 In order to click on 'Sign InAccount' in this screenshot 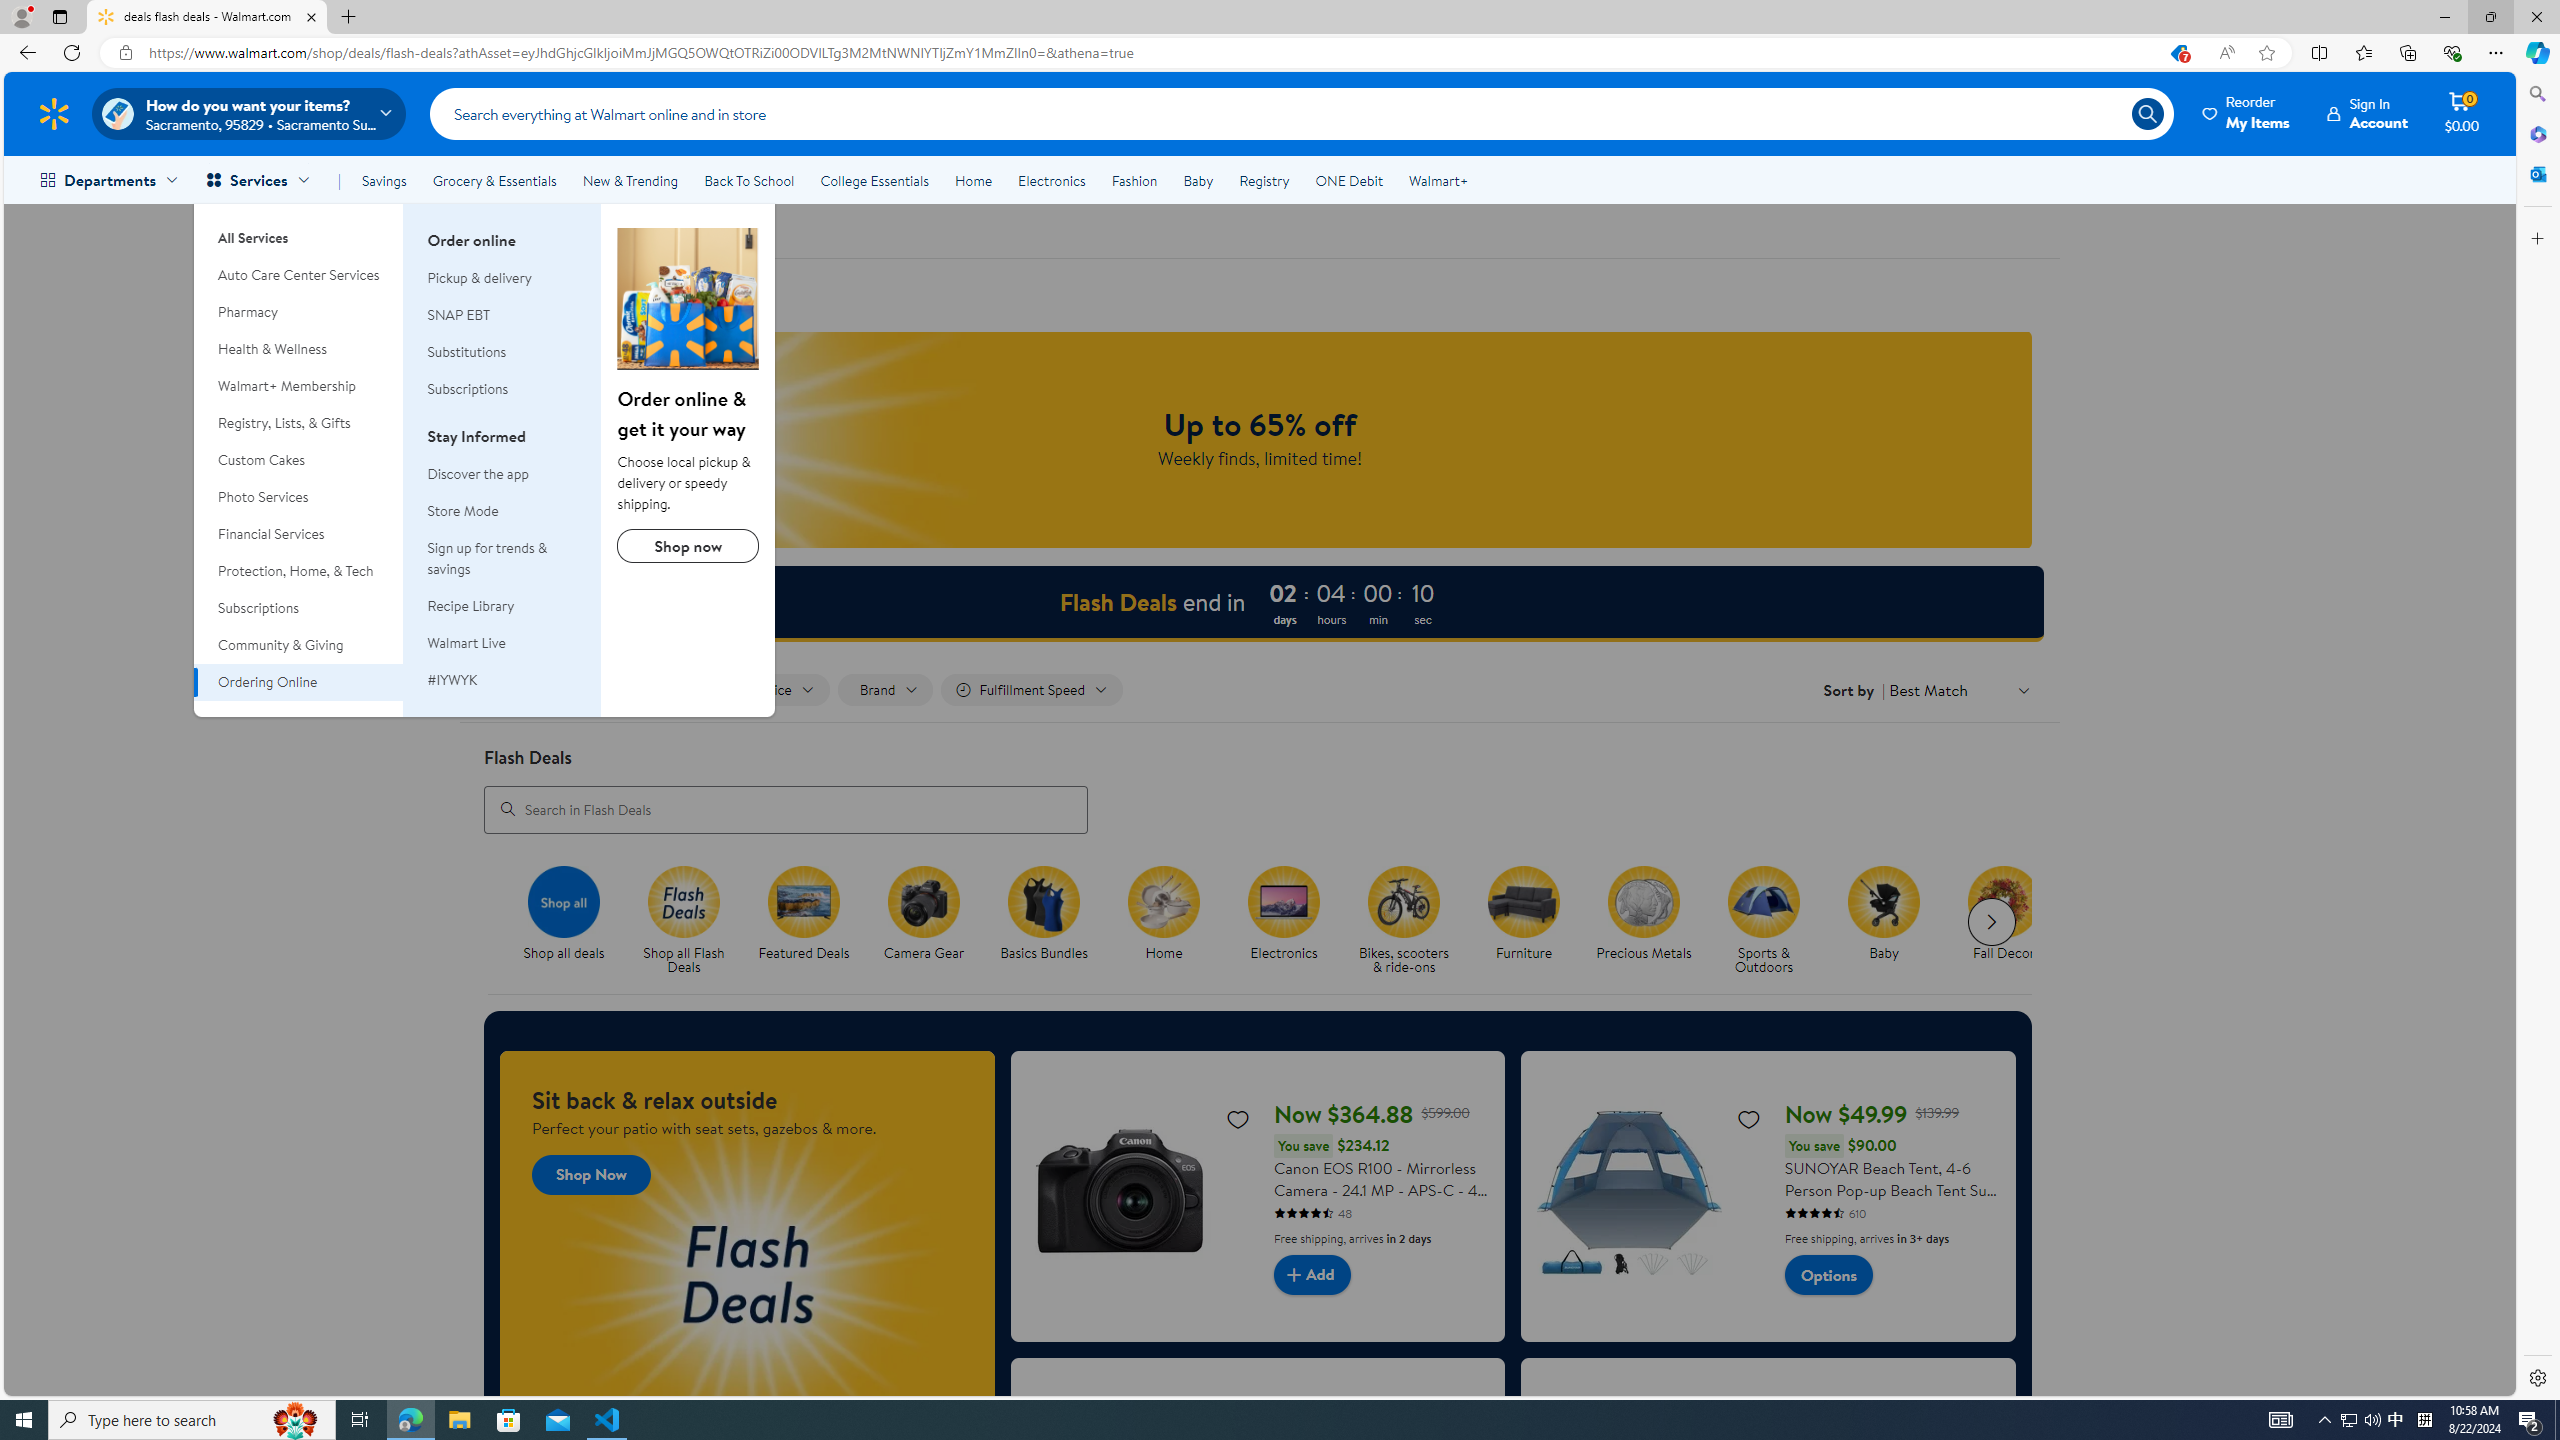, I will do `click(2368, 112)`.